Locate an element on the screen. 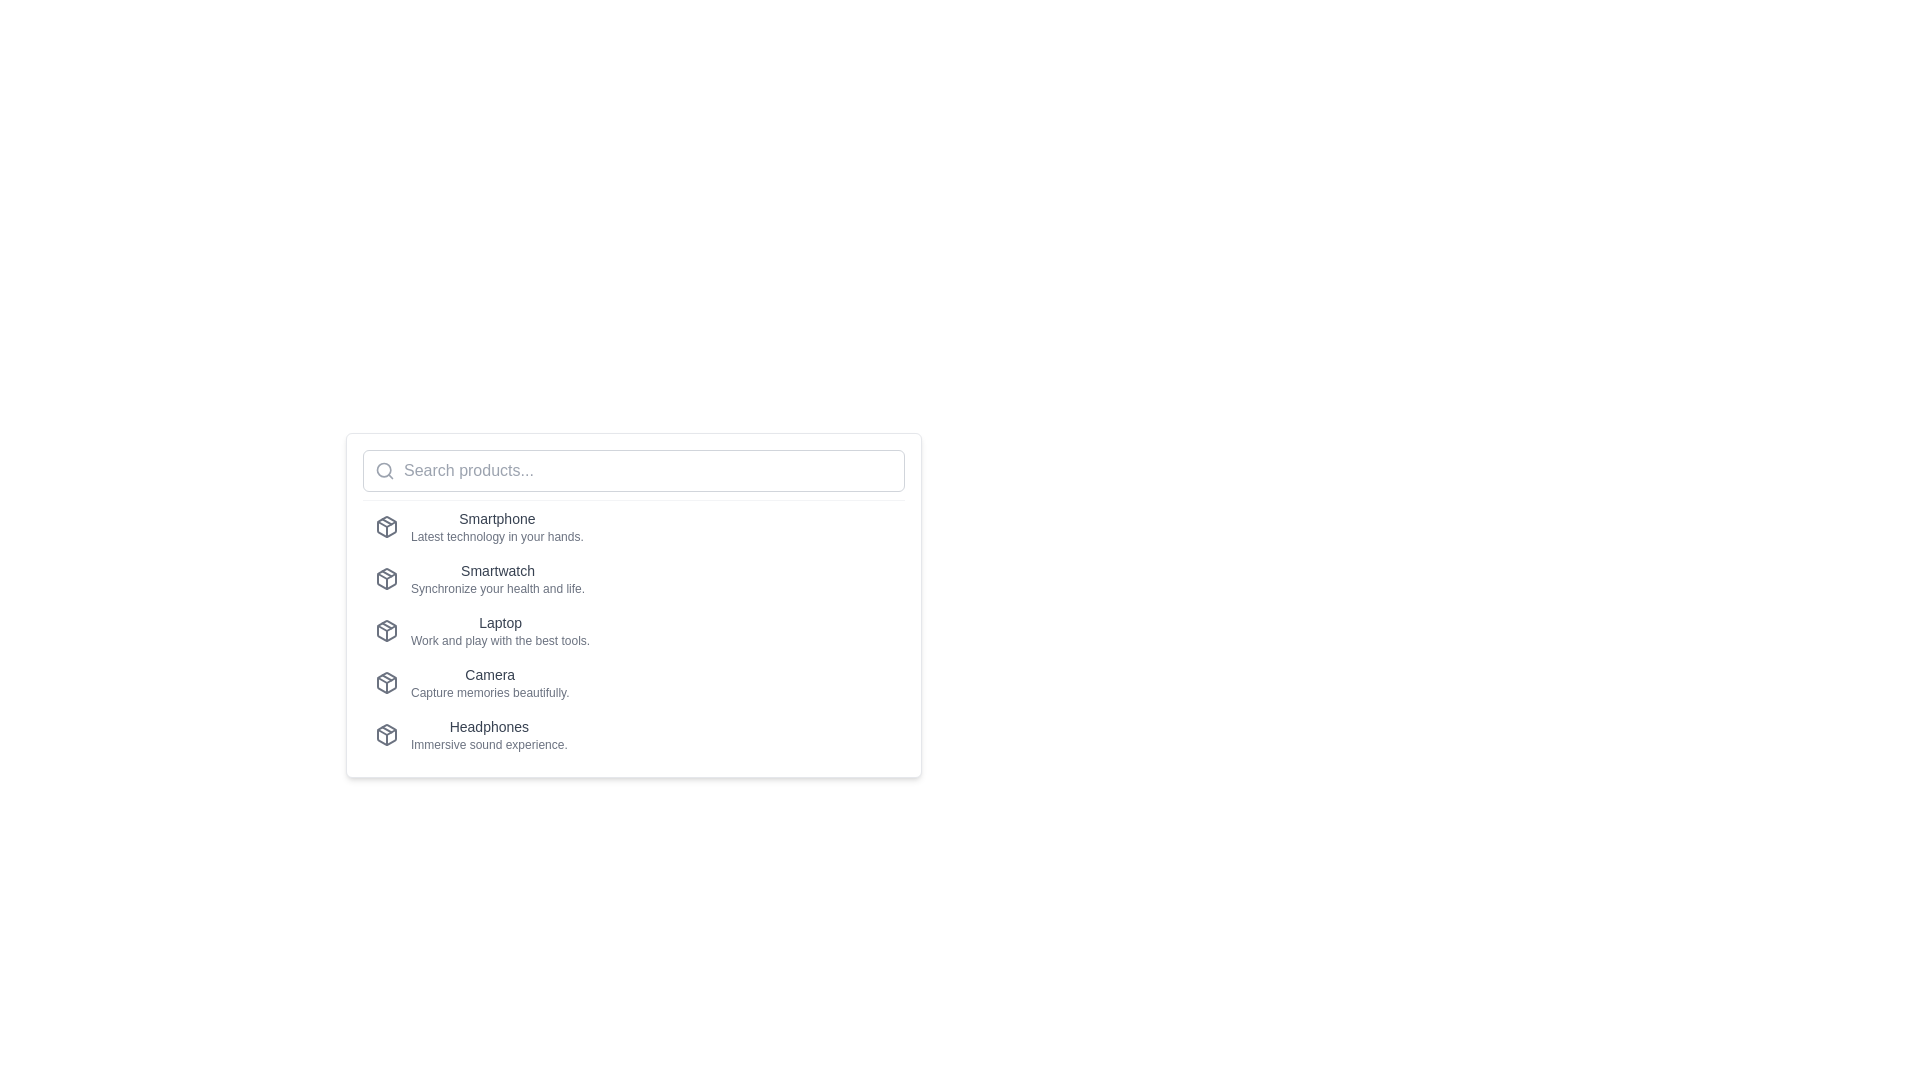  the 'Smartwatch' list item by clicking on its icon located at the beginning of the entry is located at coordinates (387, 578).